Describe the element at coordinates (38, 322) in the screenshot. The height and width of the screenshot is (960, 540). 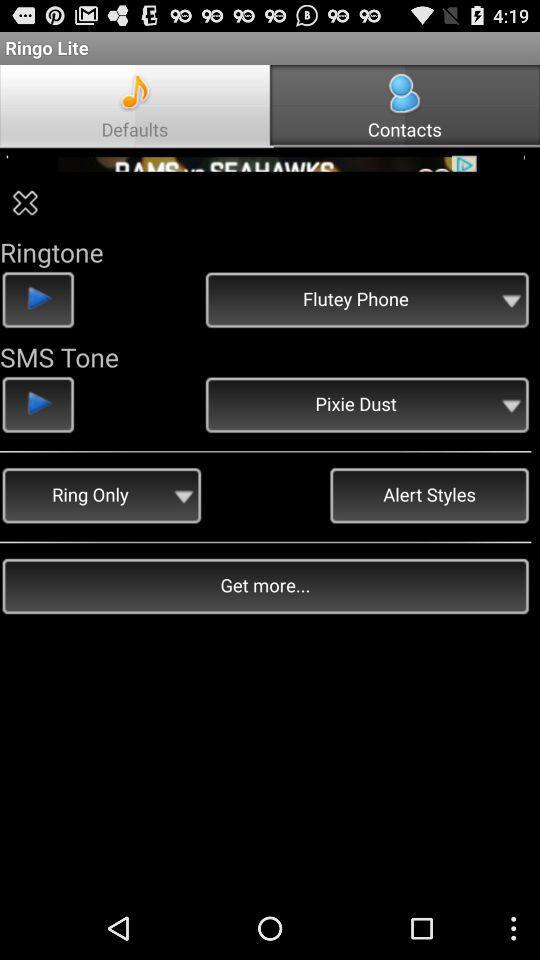
I see `the play icon` at that location.